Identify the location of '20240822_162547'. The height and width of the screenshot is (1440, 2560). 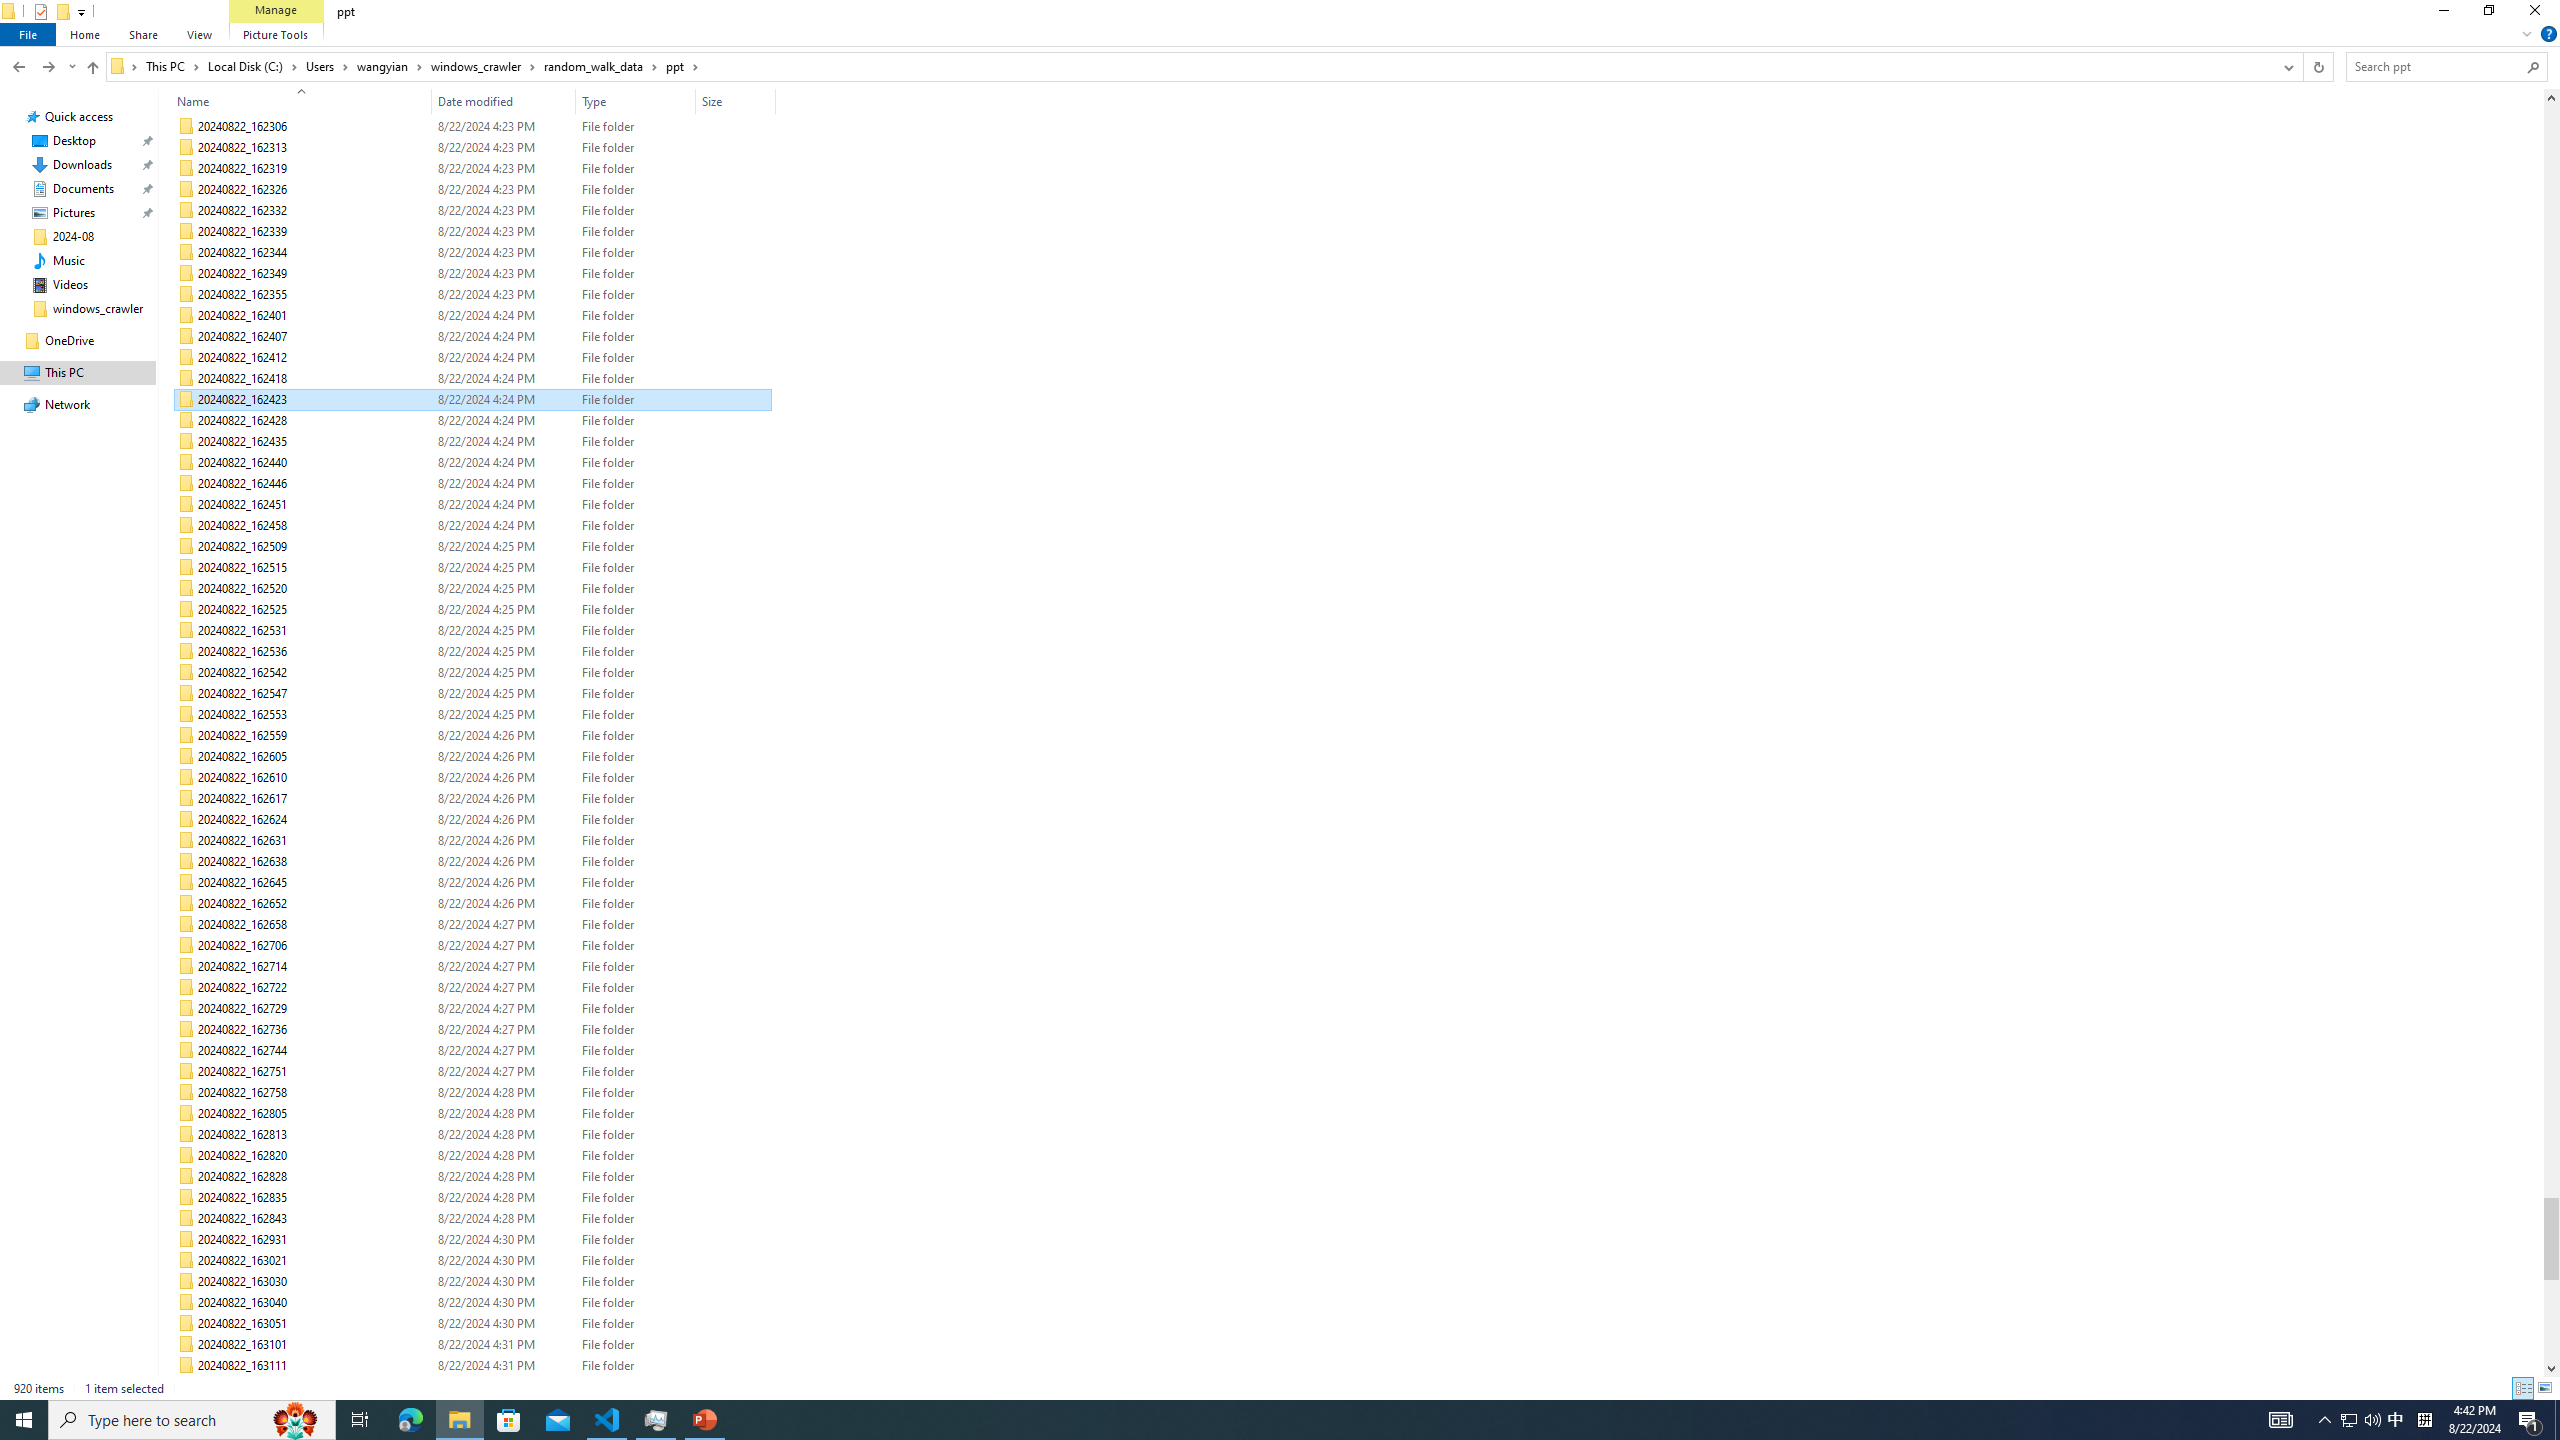
(472, 693).